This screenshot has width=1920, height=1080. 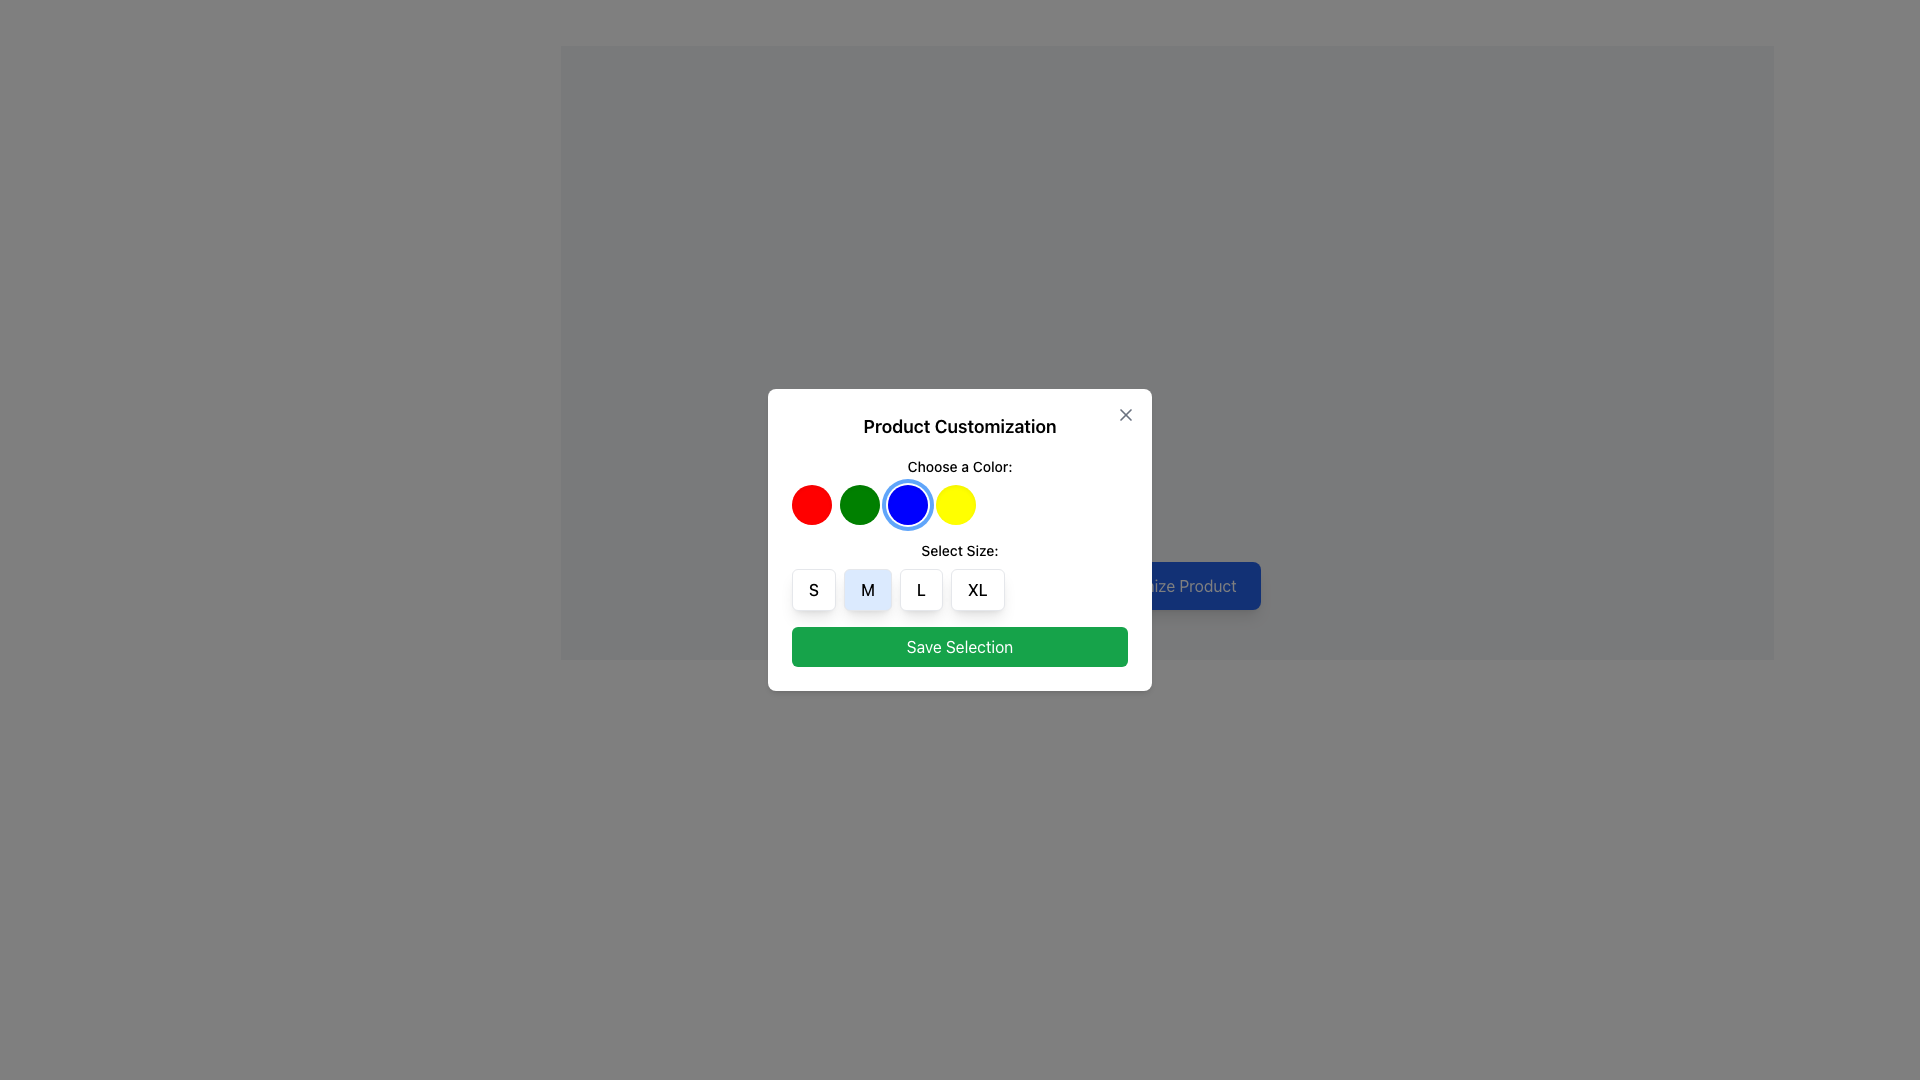 I want to click on the 'Product Customization' text label, which is a prominent header in the modal window, styled in bold and large font, so click(x=960, y=426).